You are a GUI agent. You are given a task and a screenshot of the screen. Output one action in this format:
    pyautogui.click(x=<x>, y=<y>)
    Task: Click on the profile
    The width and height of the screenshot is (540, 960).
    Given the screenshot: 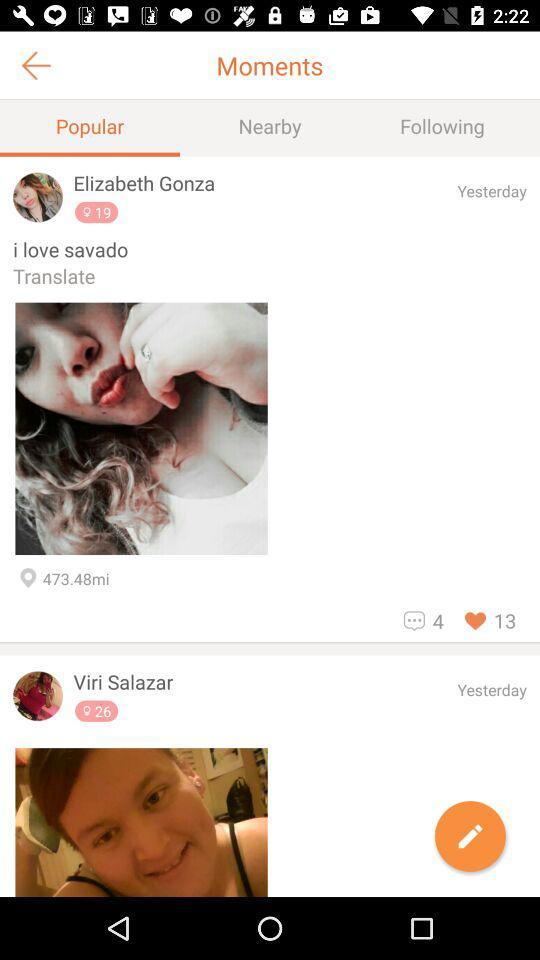 What is the action you would take?
    pyautogui.click(x=140, y=822)
    